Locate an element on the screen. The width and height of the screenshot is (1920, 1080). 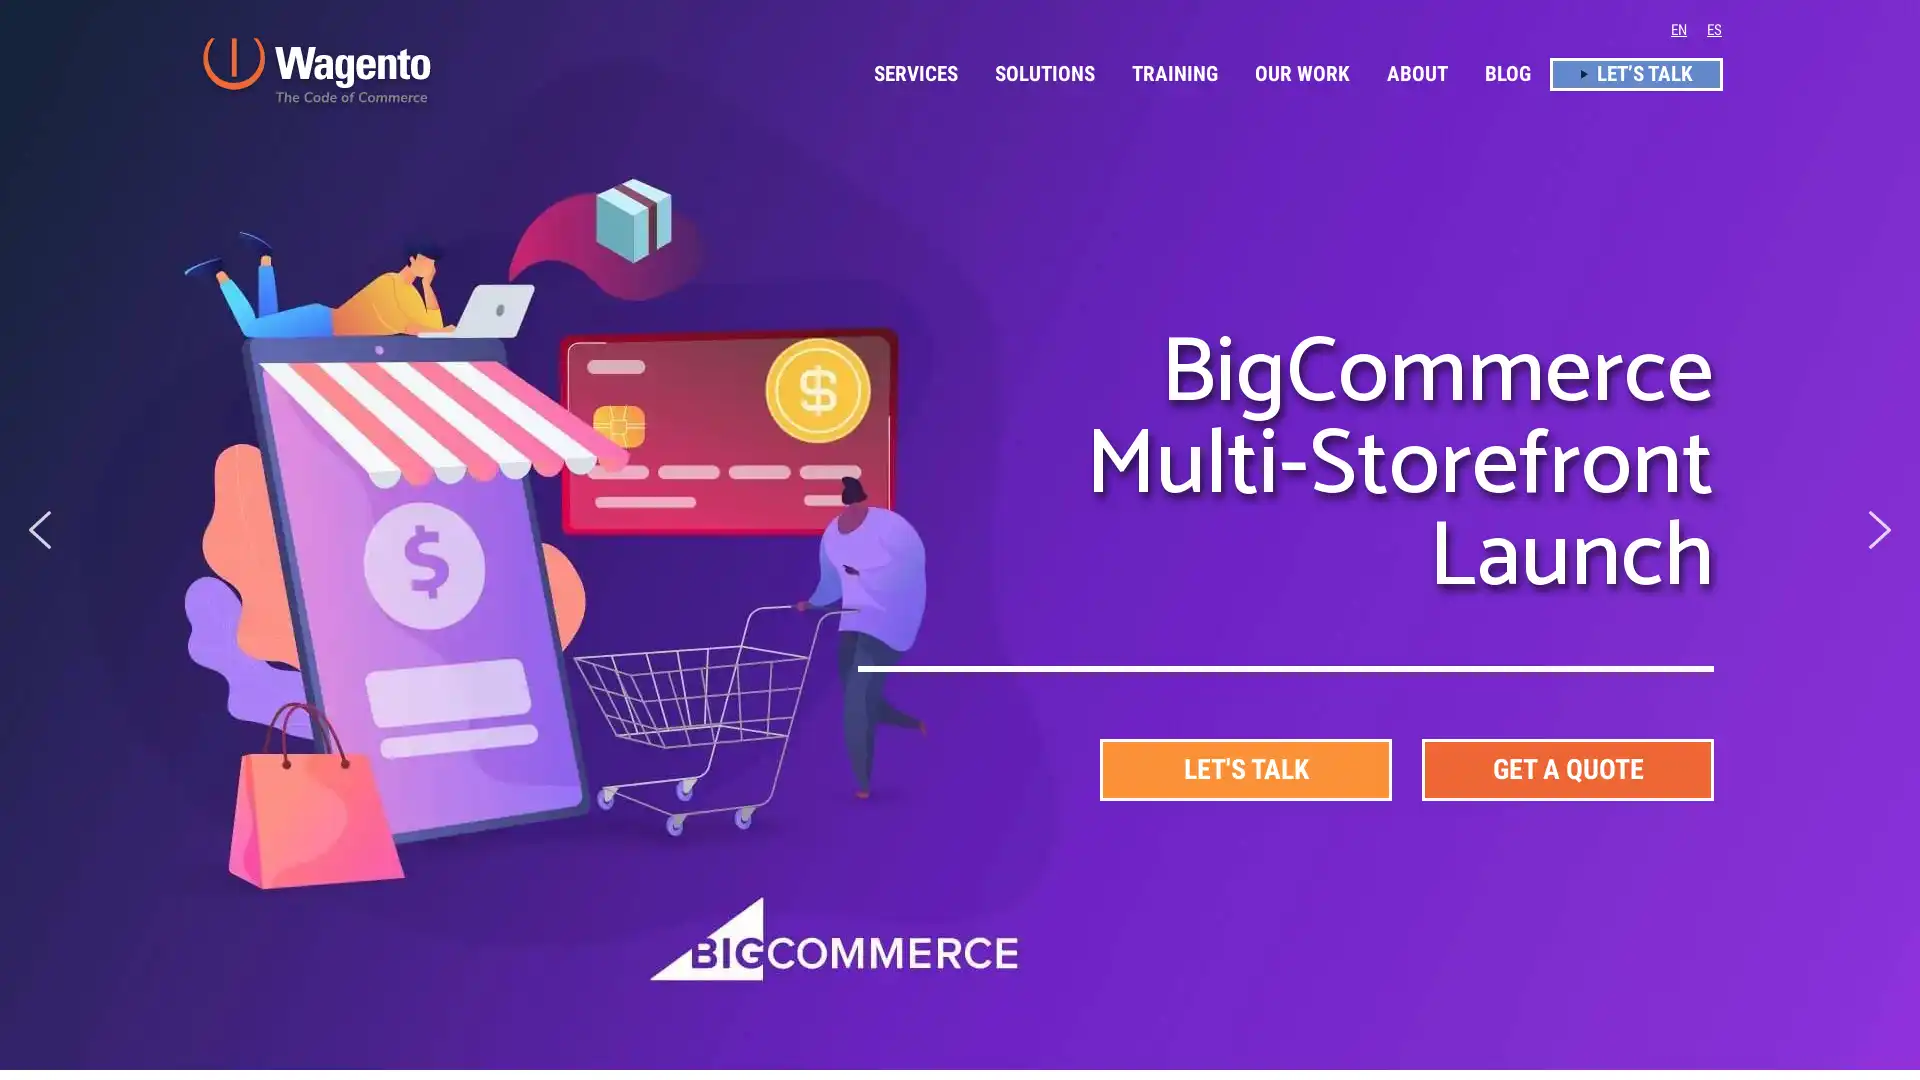
previous arrow is located at coordinates (39, 527).